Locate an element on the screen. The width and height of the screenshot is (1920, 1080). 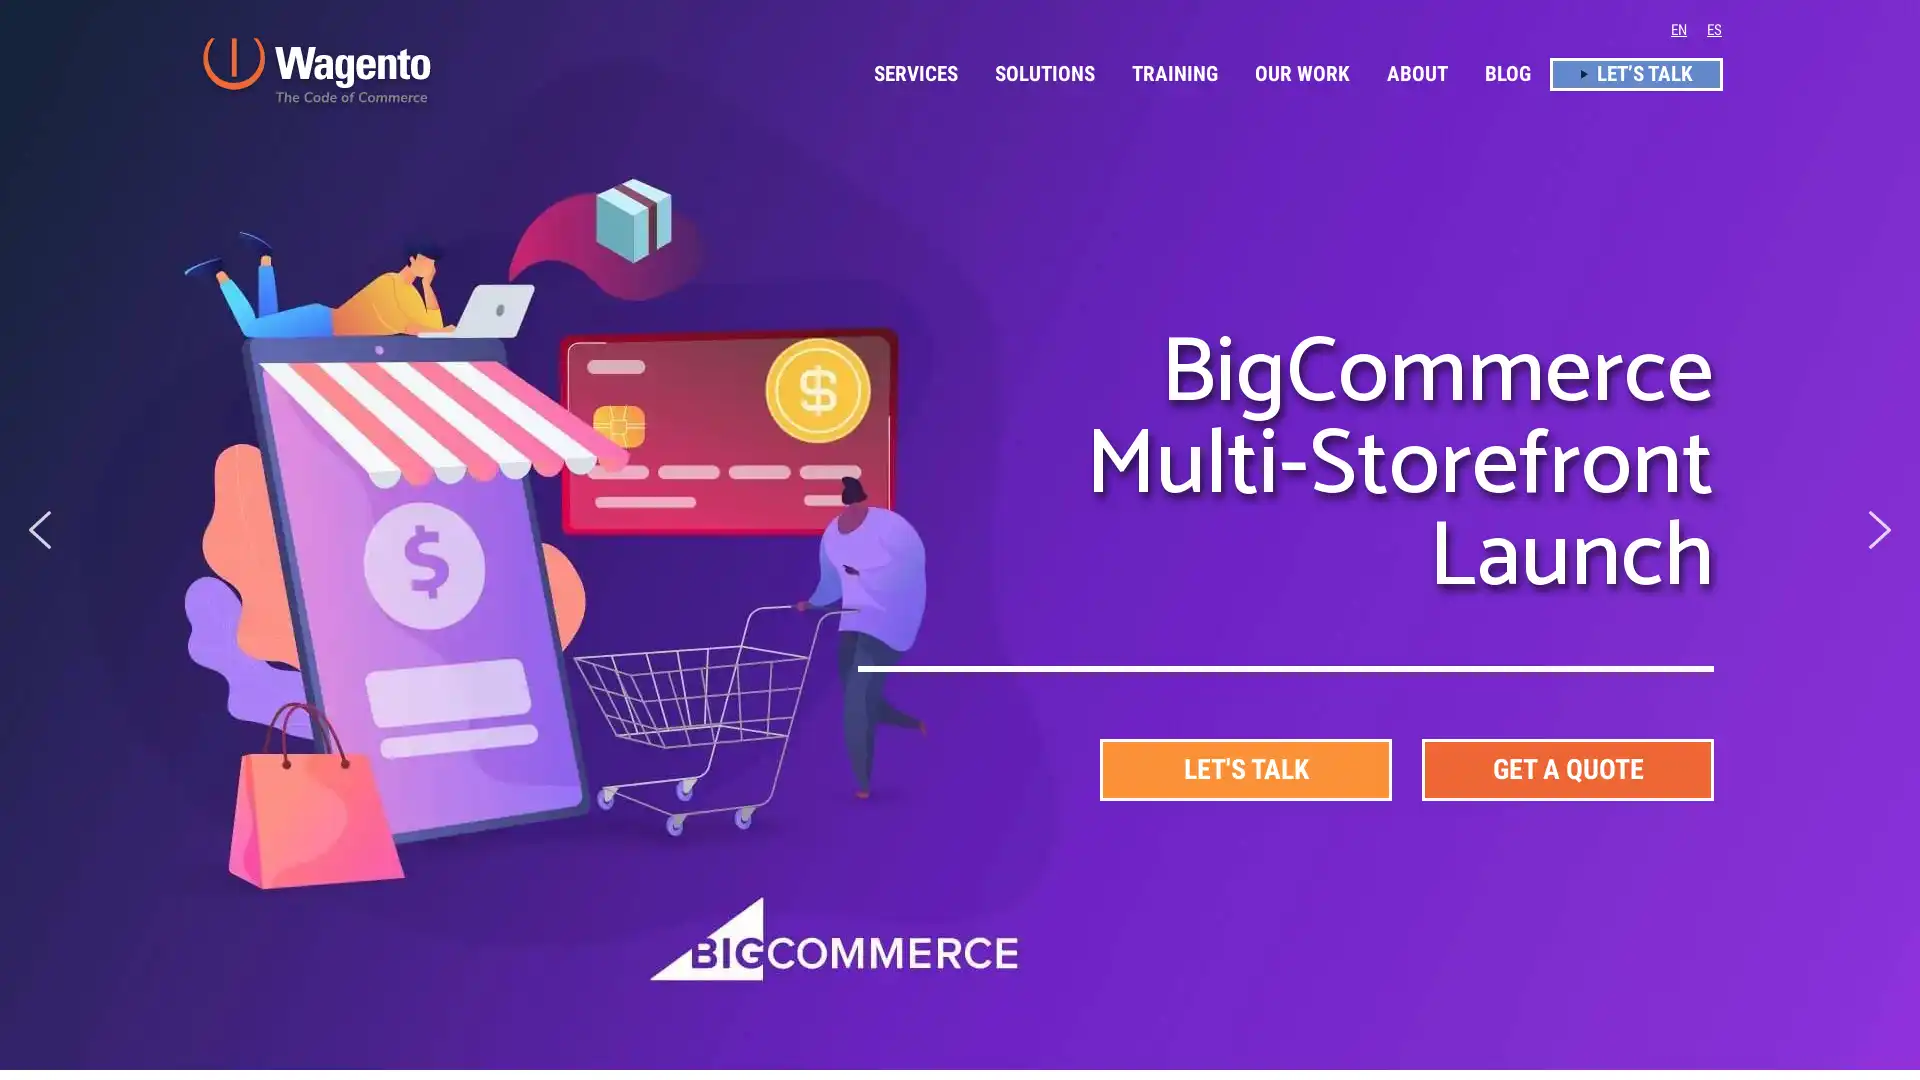
previous arrow is located at coordinates (39, 527).